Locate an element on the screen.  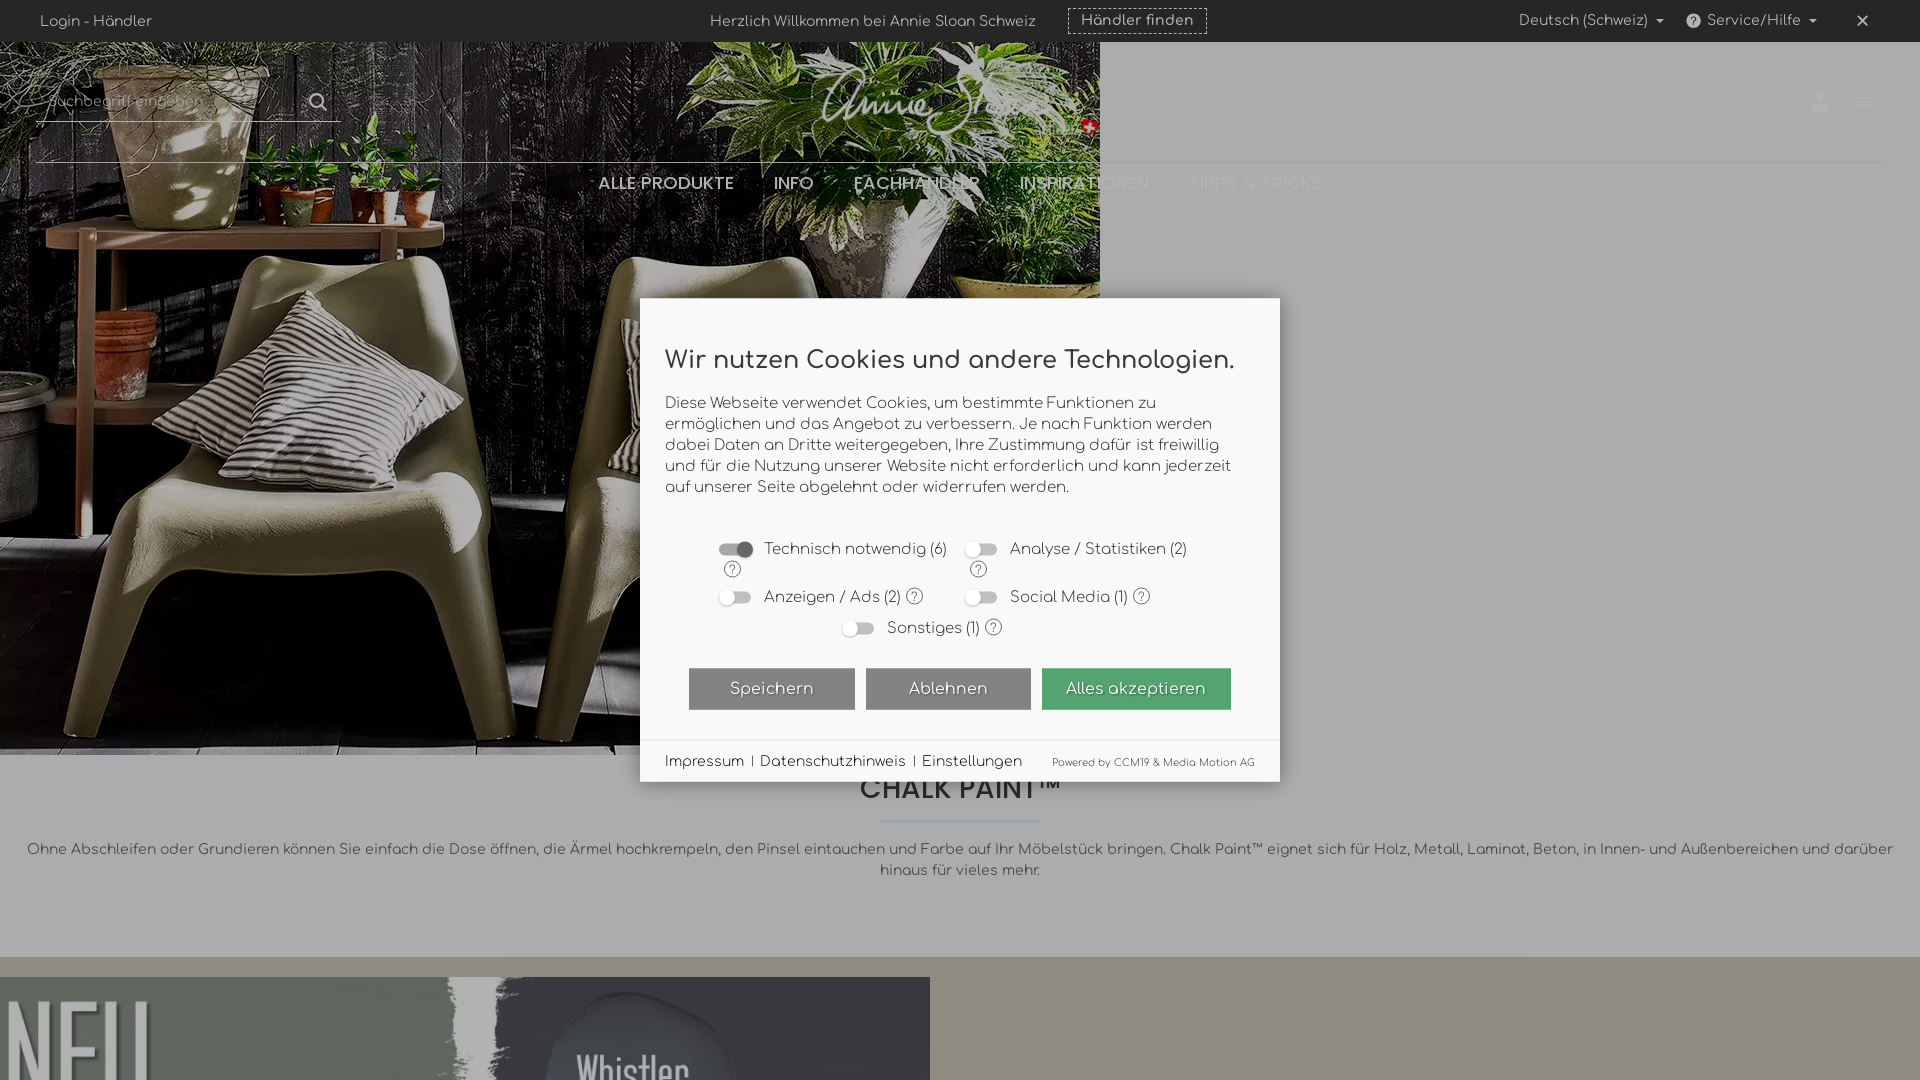
'Deutsch (Schweiz)' is located at coordinates (1507, 20).